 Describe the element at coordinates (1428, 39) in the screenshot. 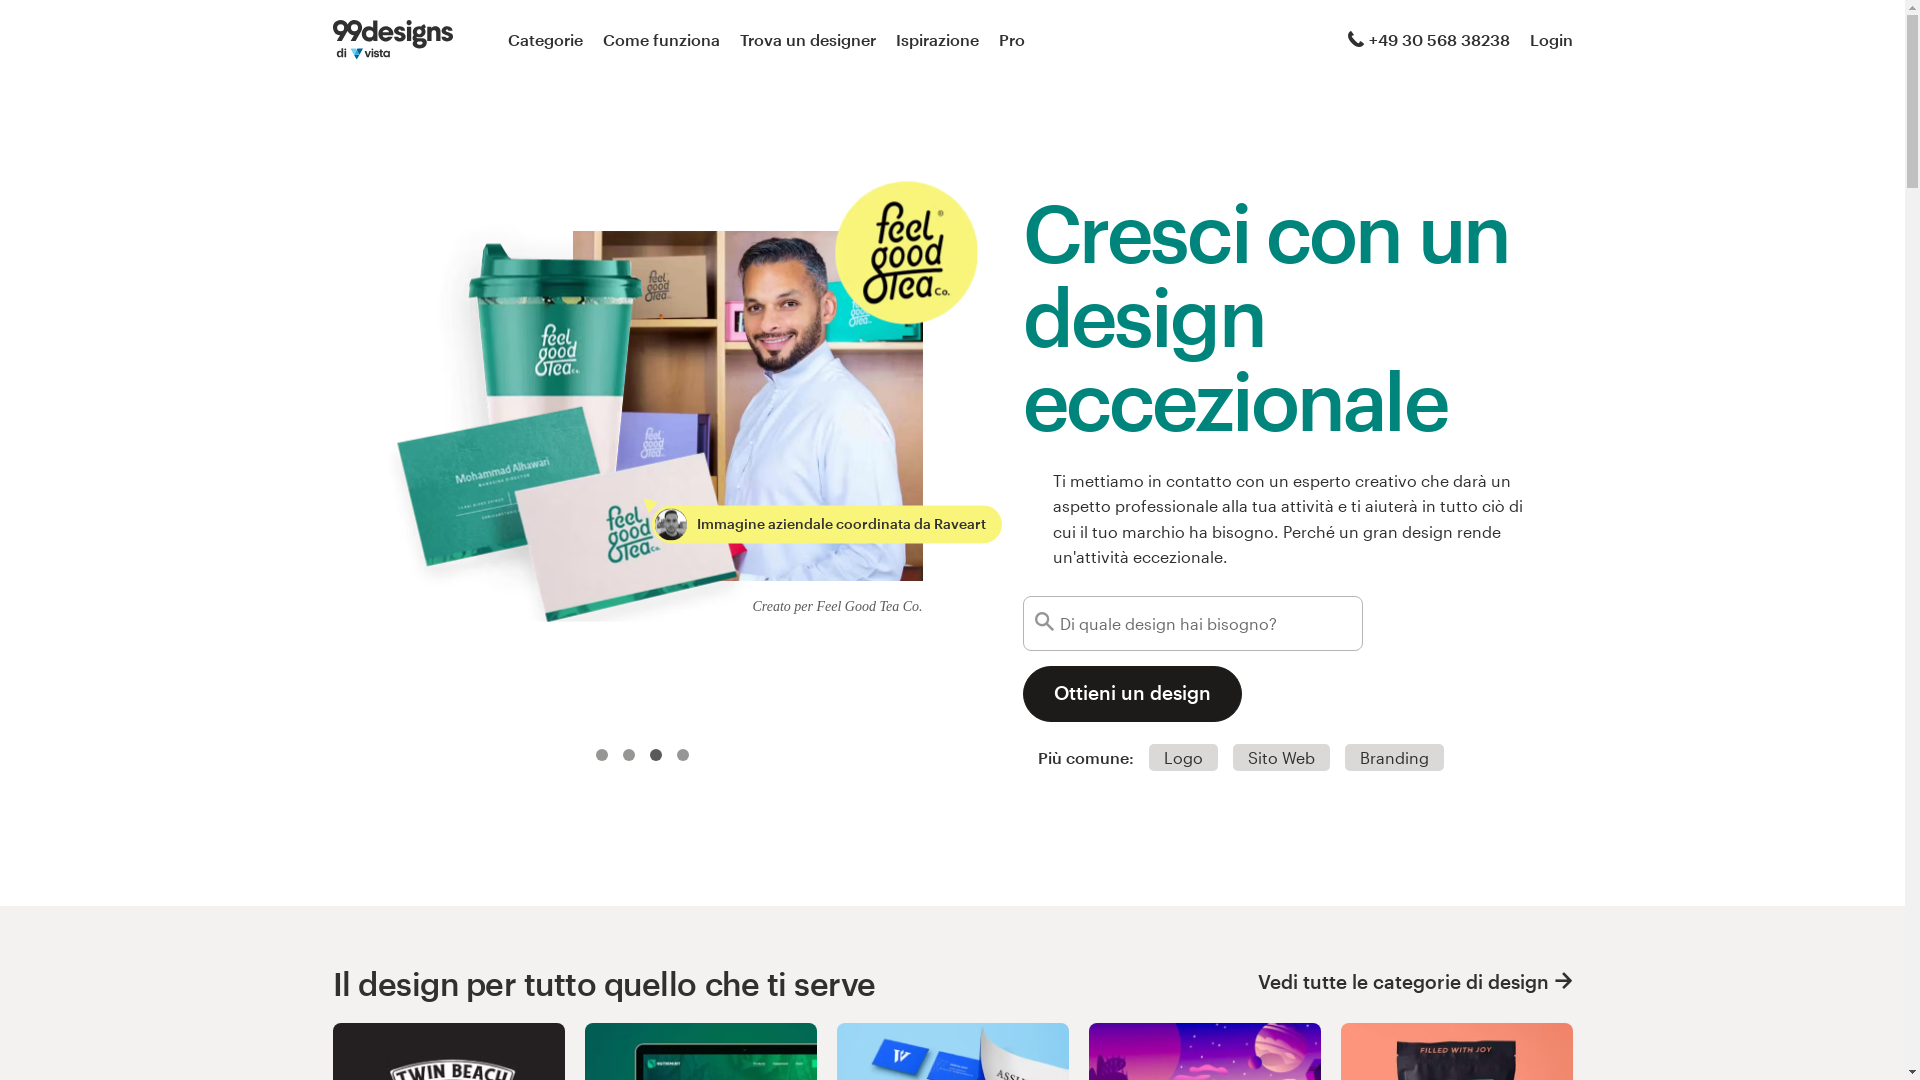

I see `'+49 30 568 38238'` at that location.